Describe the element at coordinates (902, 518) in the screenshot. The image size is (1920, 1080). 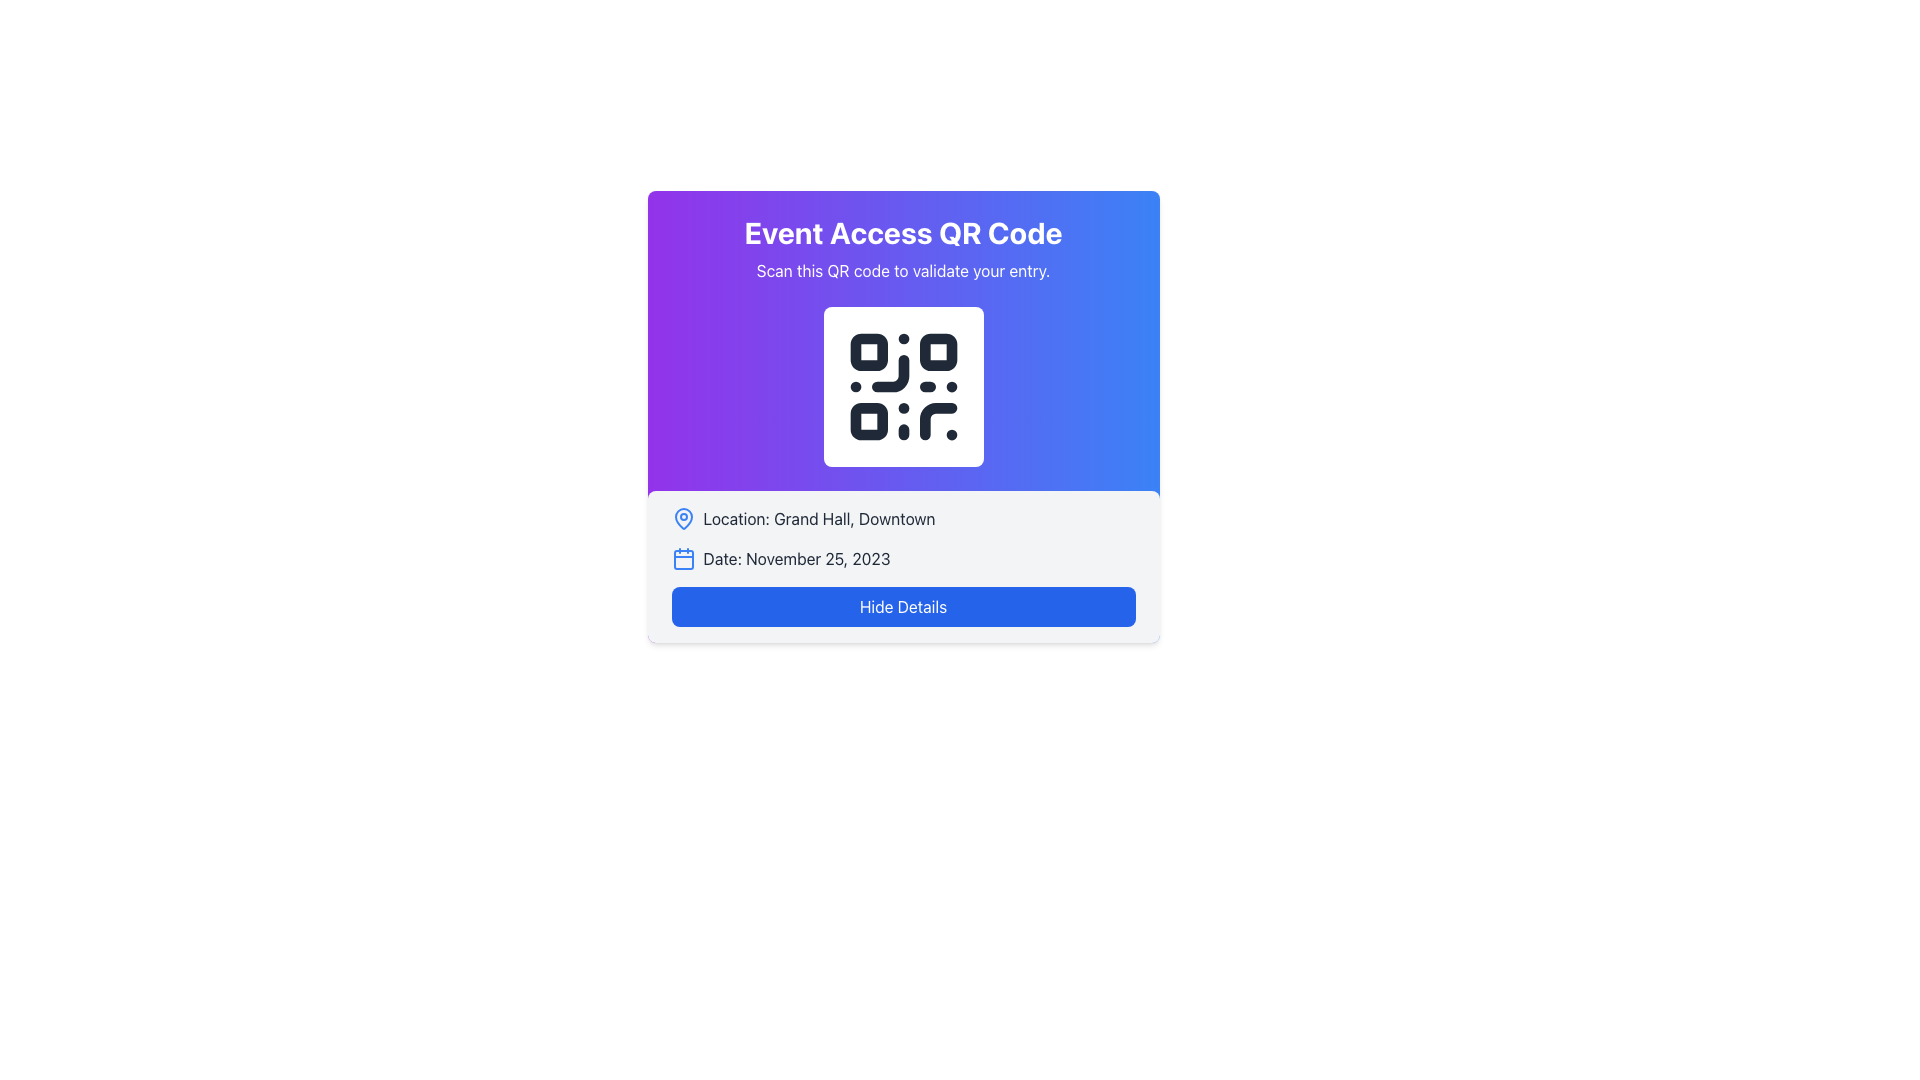
I see `the Text label displaying 'Location: Grand Hall, Downtown' with a blue pin icon, which is located directly beneath the QR code and above the 'Date: November 25, 2023' text` at that location.